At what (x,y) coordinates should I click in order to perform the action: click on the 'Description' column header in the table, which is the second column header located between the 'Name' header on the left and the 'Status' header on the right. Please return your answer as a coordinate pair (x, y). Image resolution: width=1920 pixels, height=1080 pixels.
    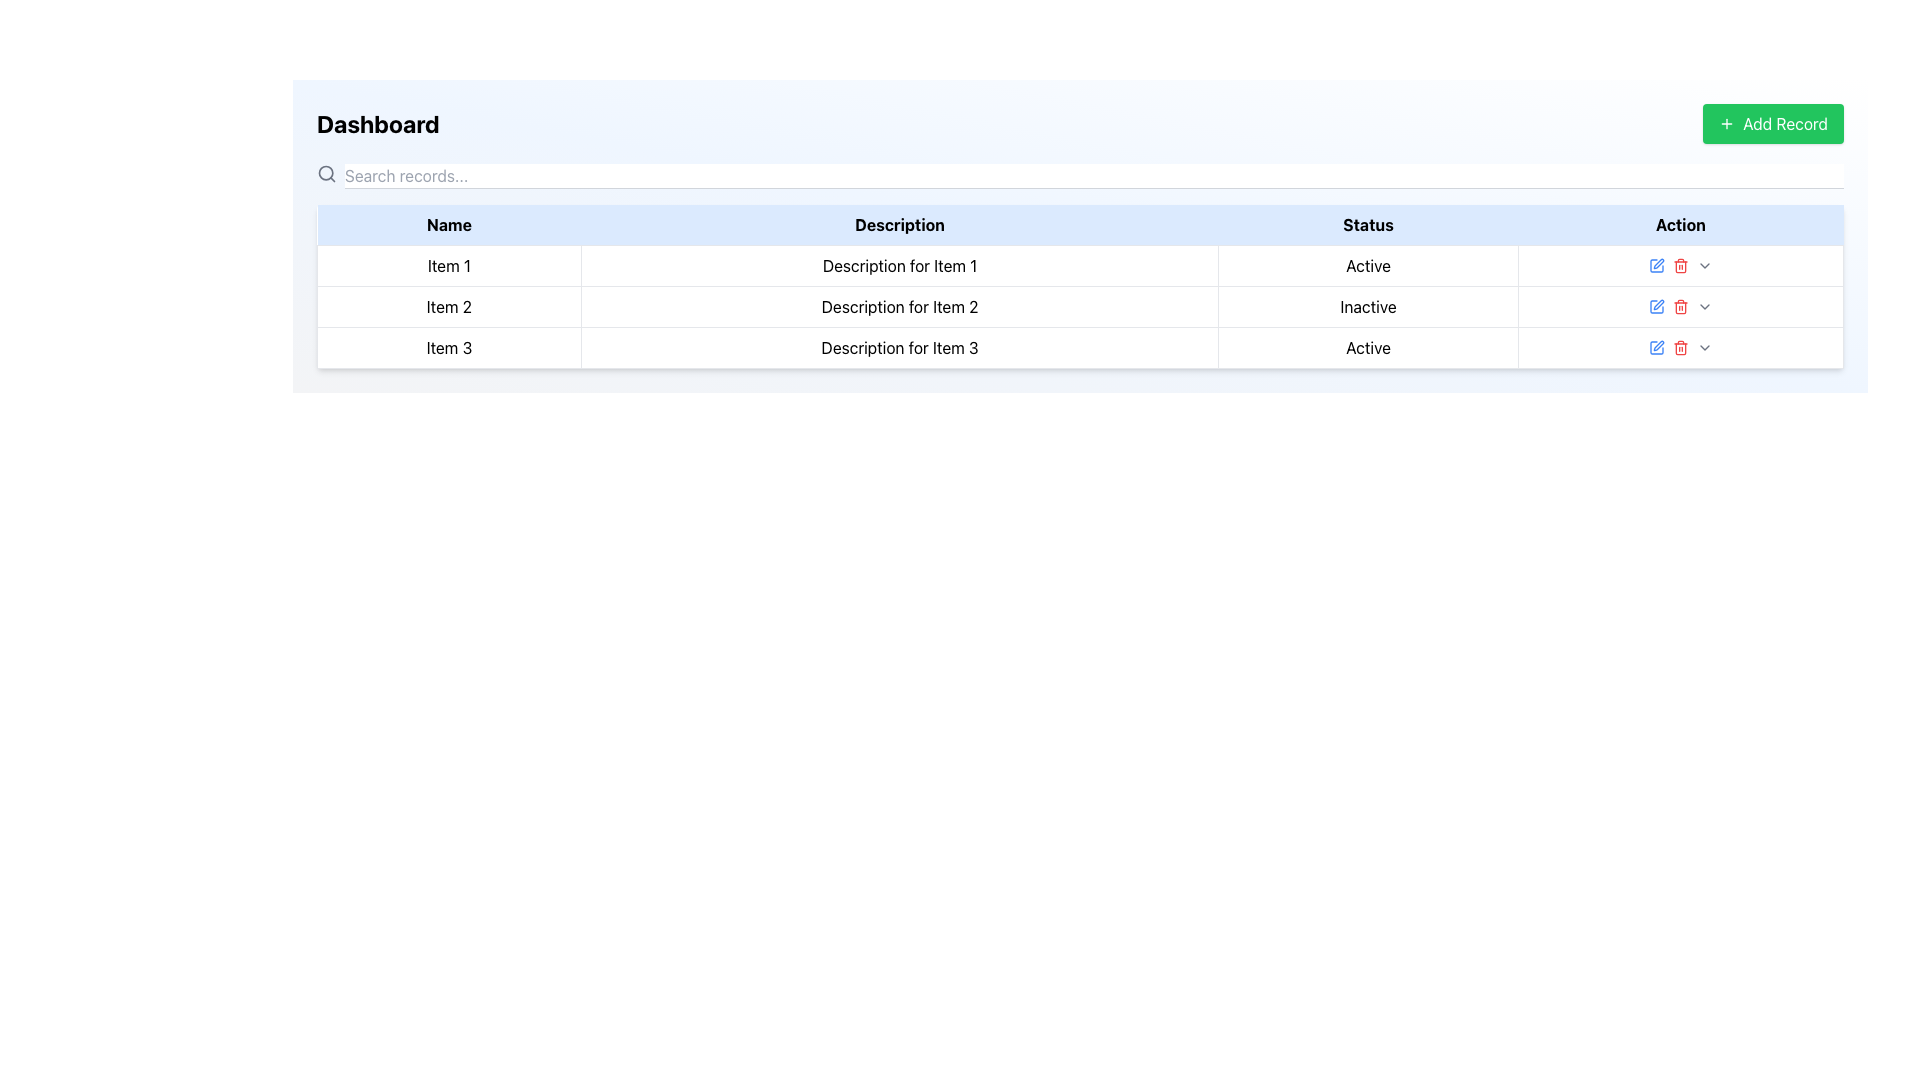
    Looking at the image, I should click on (899, 225).